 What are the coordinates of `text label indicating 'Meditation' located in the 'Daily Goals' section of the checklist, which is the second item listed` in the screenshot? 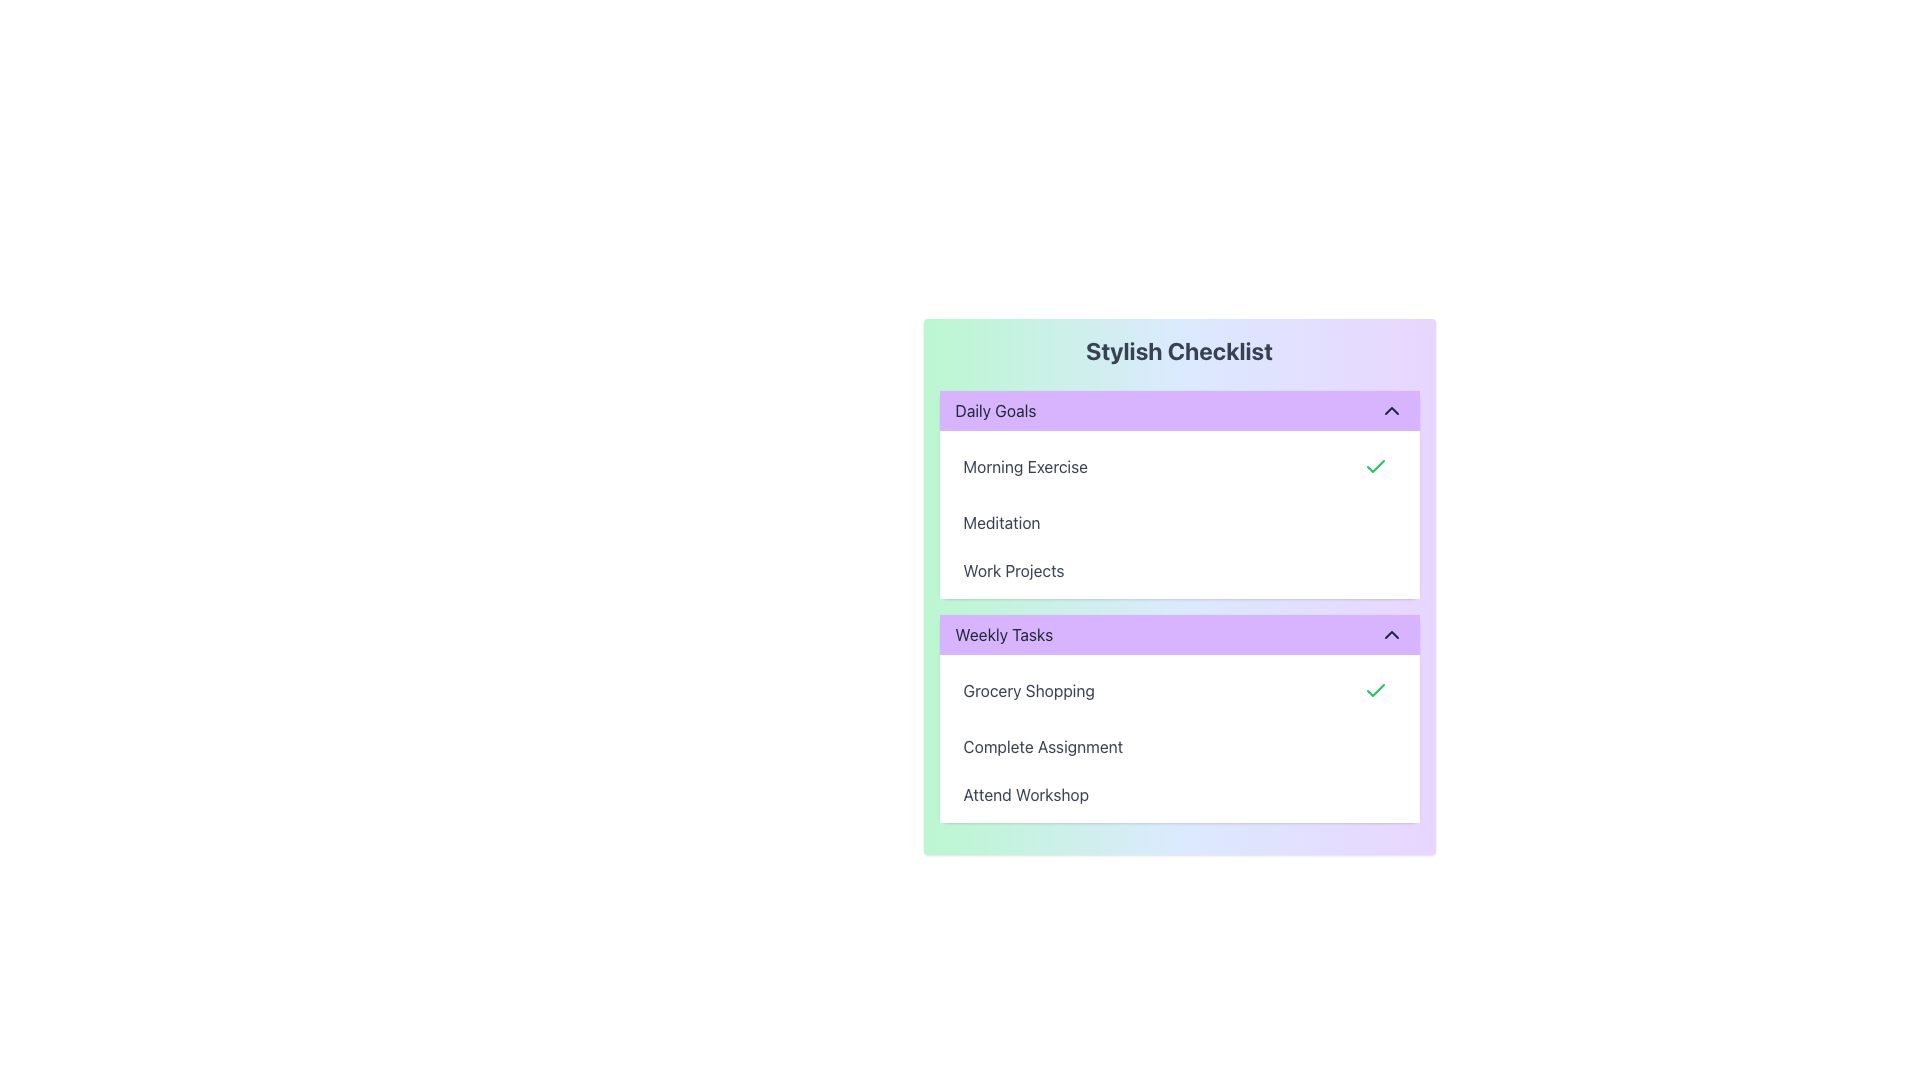 It's located at (1002, 522).